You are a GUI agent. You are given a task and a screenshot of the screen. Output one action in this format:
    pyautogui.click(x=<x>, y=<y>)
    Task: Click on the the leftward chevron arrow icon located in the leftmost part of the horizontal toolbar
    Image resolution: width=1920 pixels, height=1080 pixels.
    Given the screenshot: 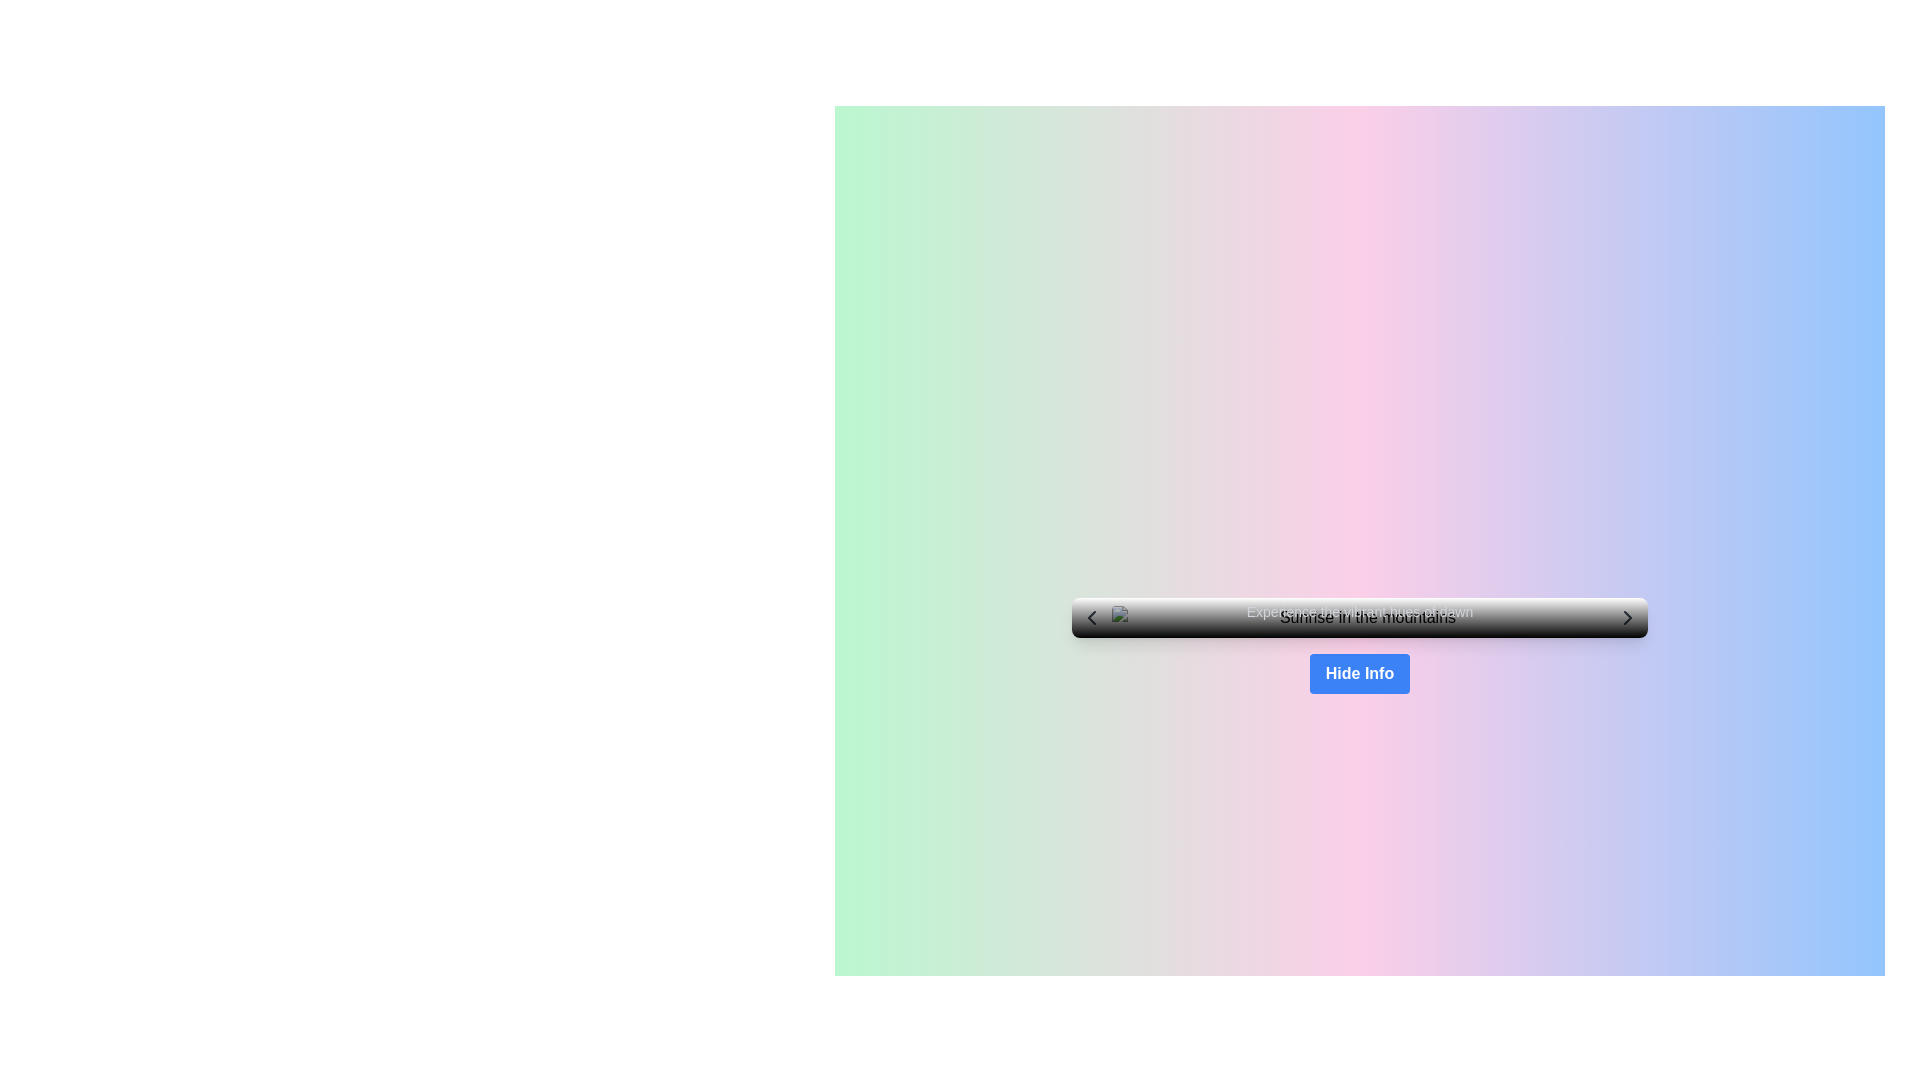 What is the action you would take?
    pyautogui.click(x=1090, y=616)
    